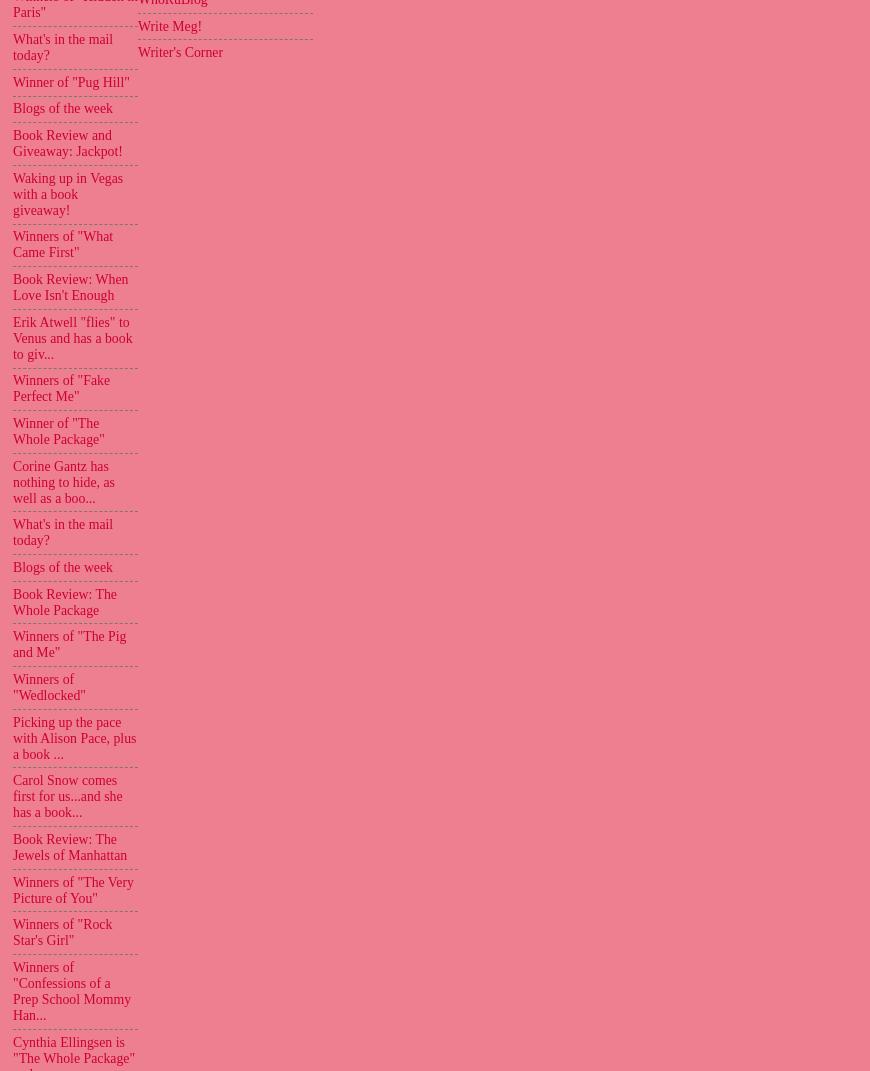 This screenshot has height=1071, width=870. Describe the element at coordinates (62, 480) in the screenshot. I see `'Corine Gantz has nothing to hide, as well as a boo...'` at that location.